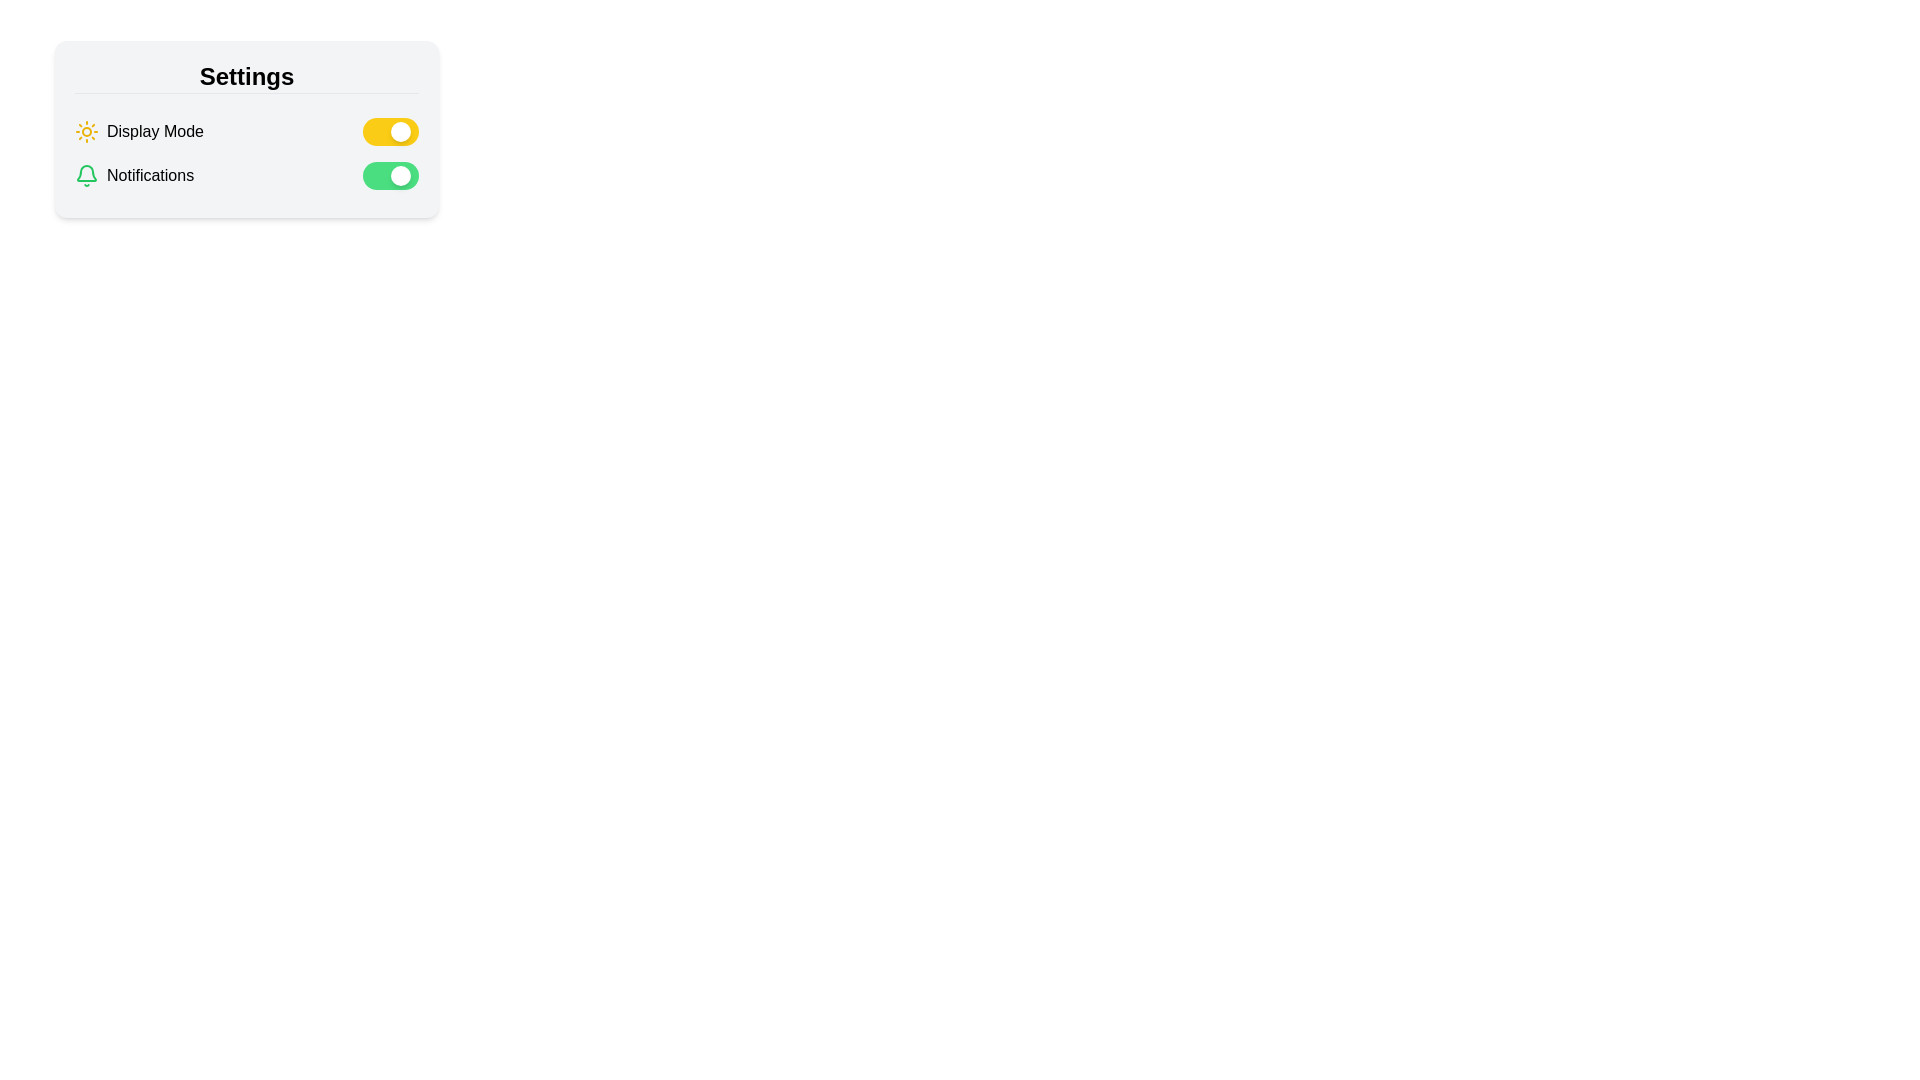 Image resolution: width=1920 pixels, height=1080 pixels. Describe the element at coordinates (390, 175) in the screenshot. I see `the toggle switch for the 'Notifications' feature located in the second row, aligned with its label and icon` at that location.